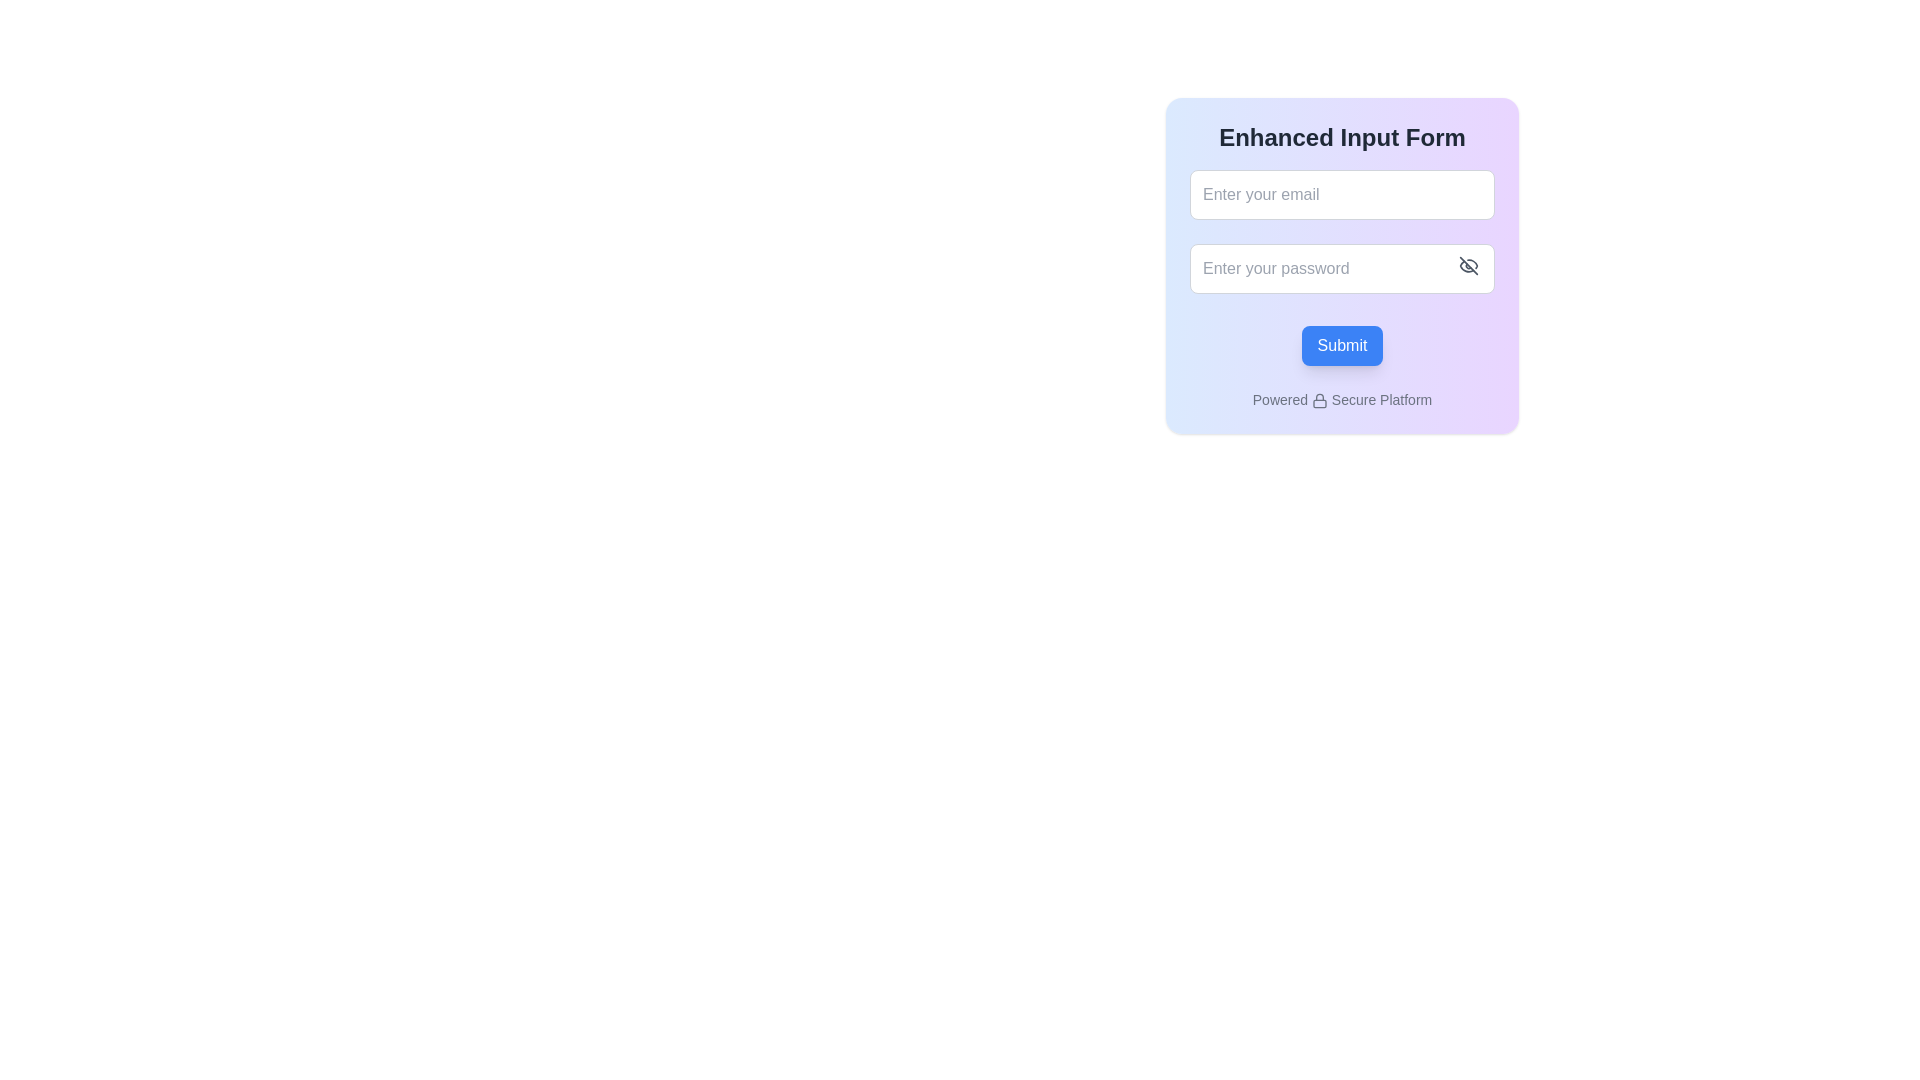  What do you see at coordinates (1342, 268) in the screenshot?
I see `the eye icon inside the Password input field` at bounding box center [1342, 268].